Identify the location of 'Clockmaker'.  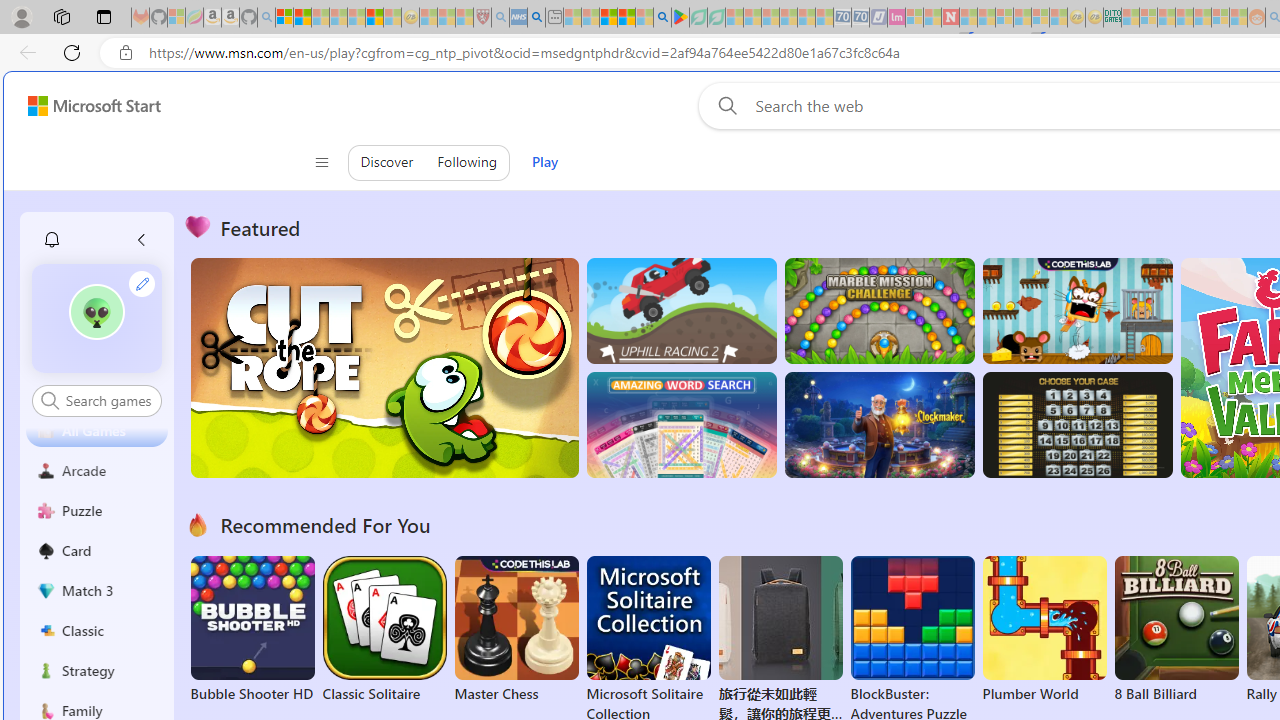
(879, 424).